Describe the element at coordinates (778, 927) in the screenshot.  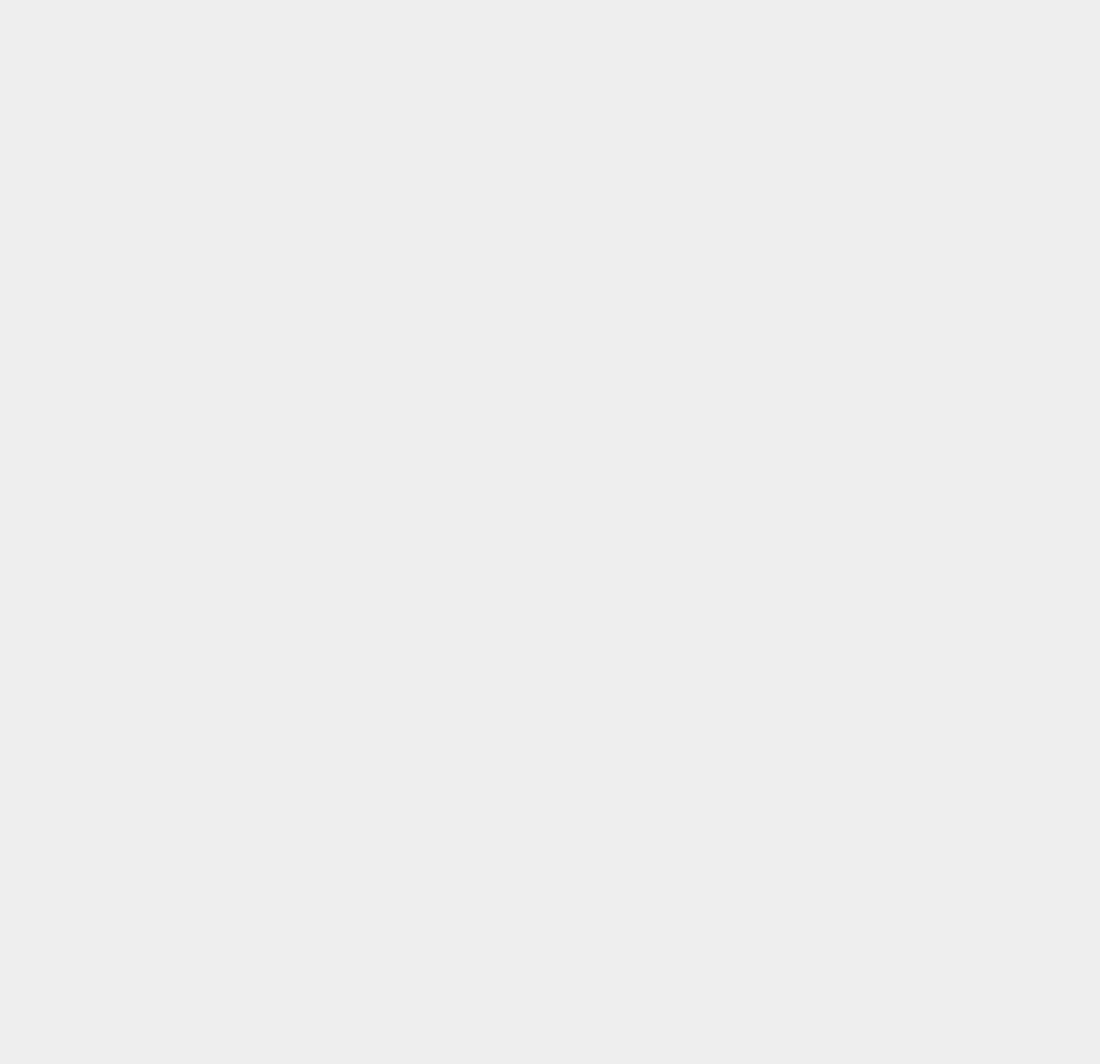
I see `'Google Earth'` at that location.